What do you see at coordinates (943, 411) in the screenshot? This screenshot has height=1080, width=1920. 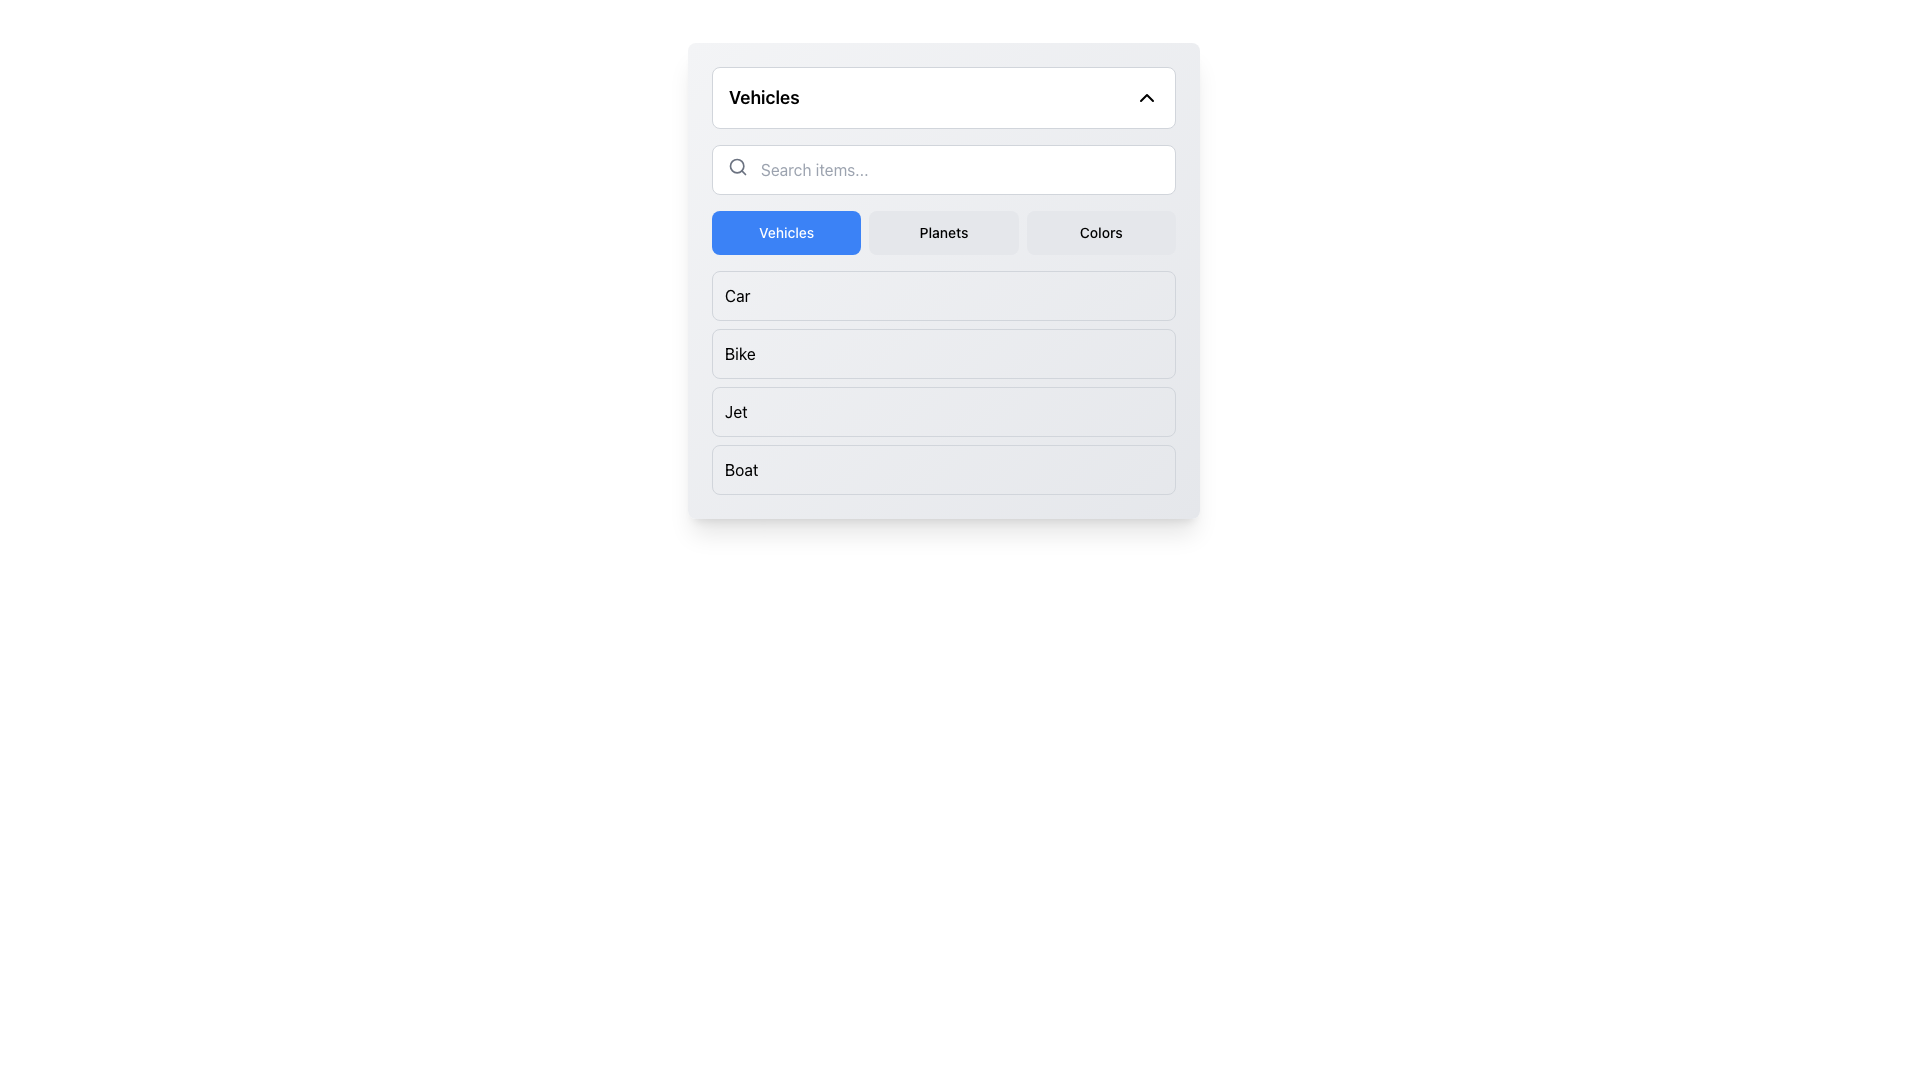 I see `the selectable list item labeled 'Jet'` at bounding box center [943, 411].